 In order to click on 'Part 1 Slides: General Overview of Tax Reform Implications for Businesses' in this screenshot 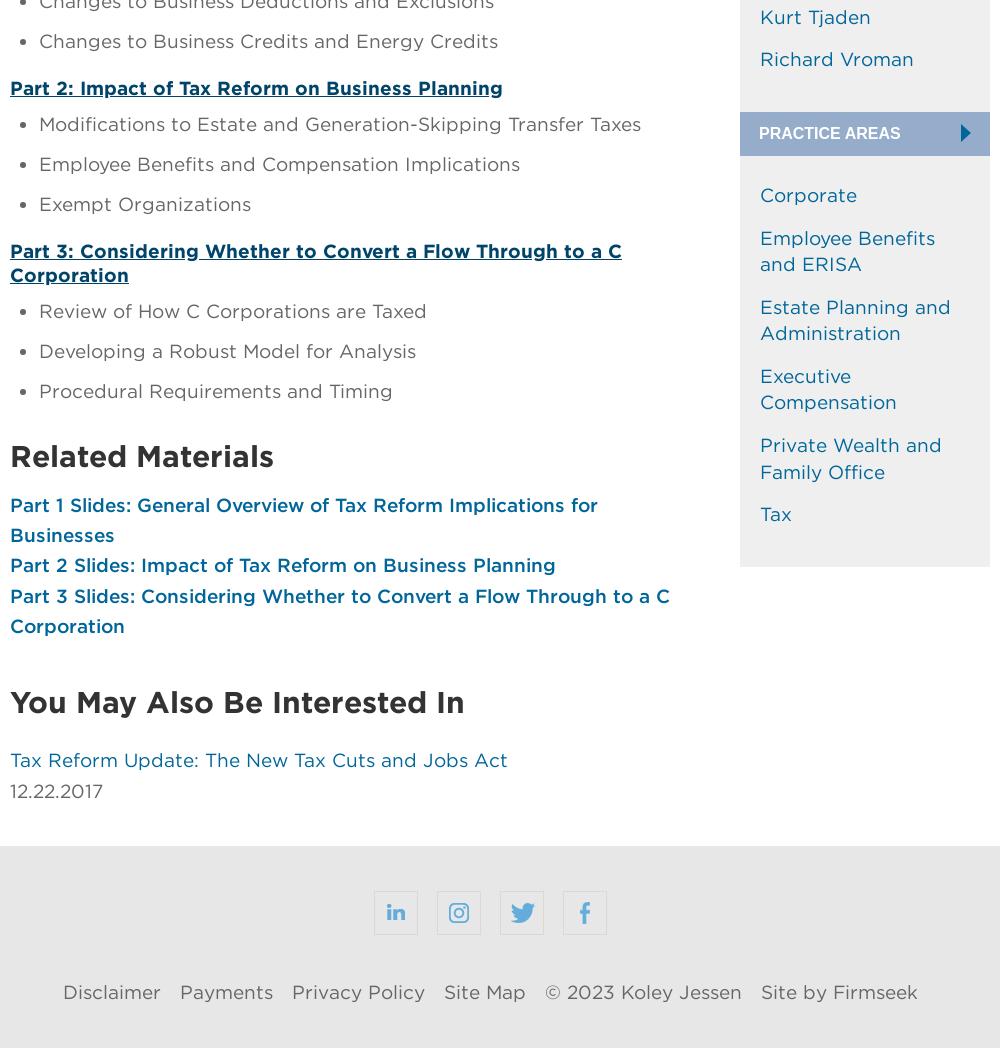, I will do `click(10, 519)`.